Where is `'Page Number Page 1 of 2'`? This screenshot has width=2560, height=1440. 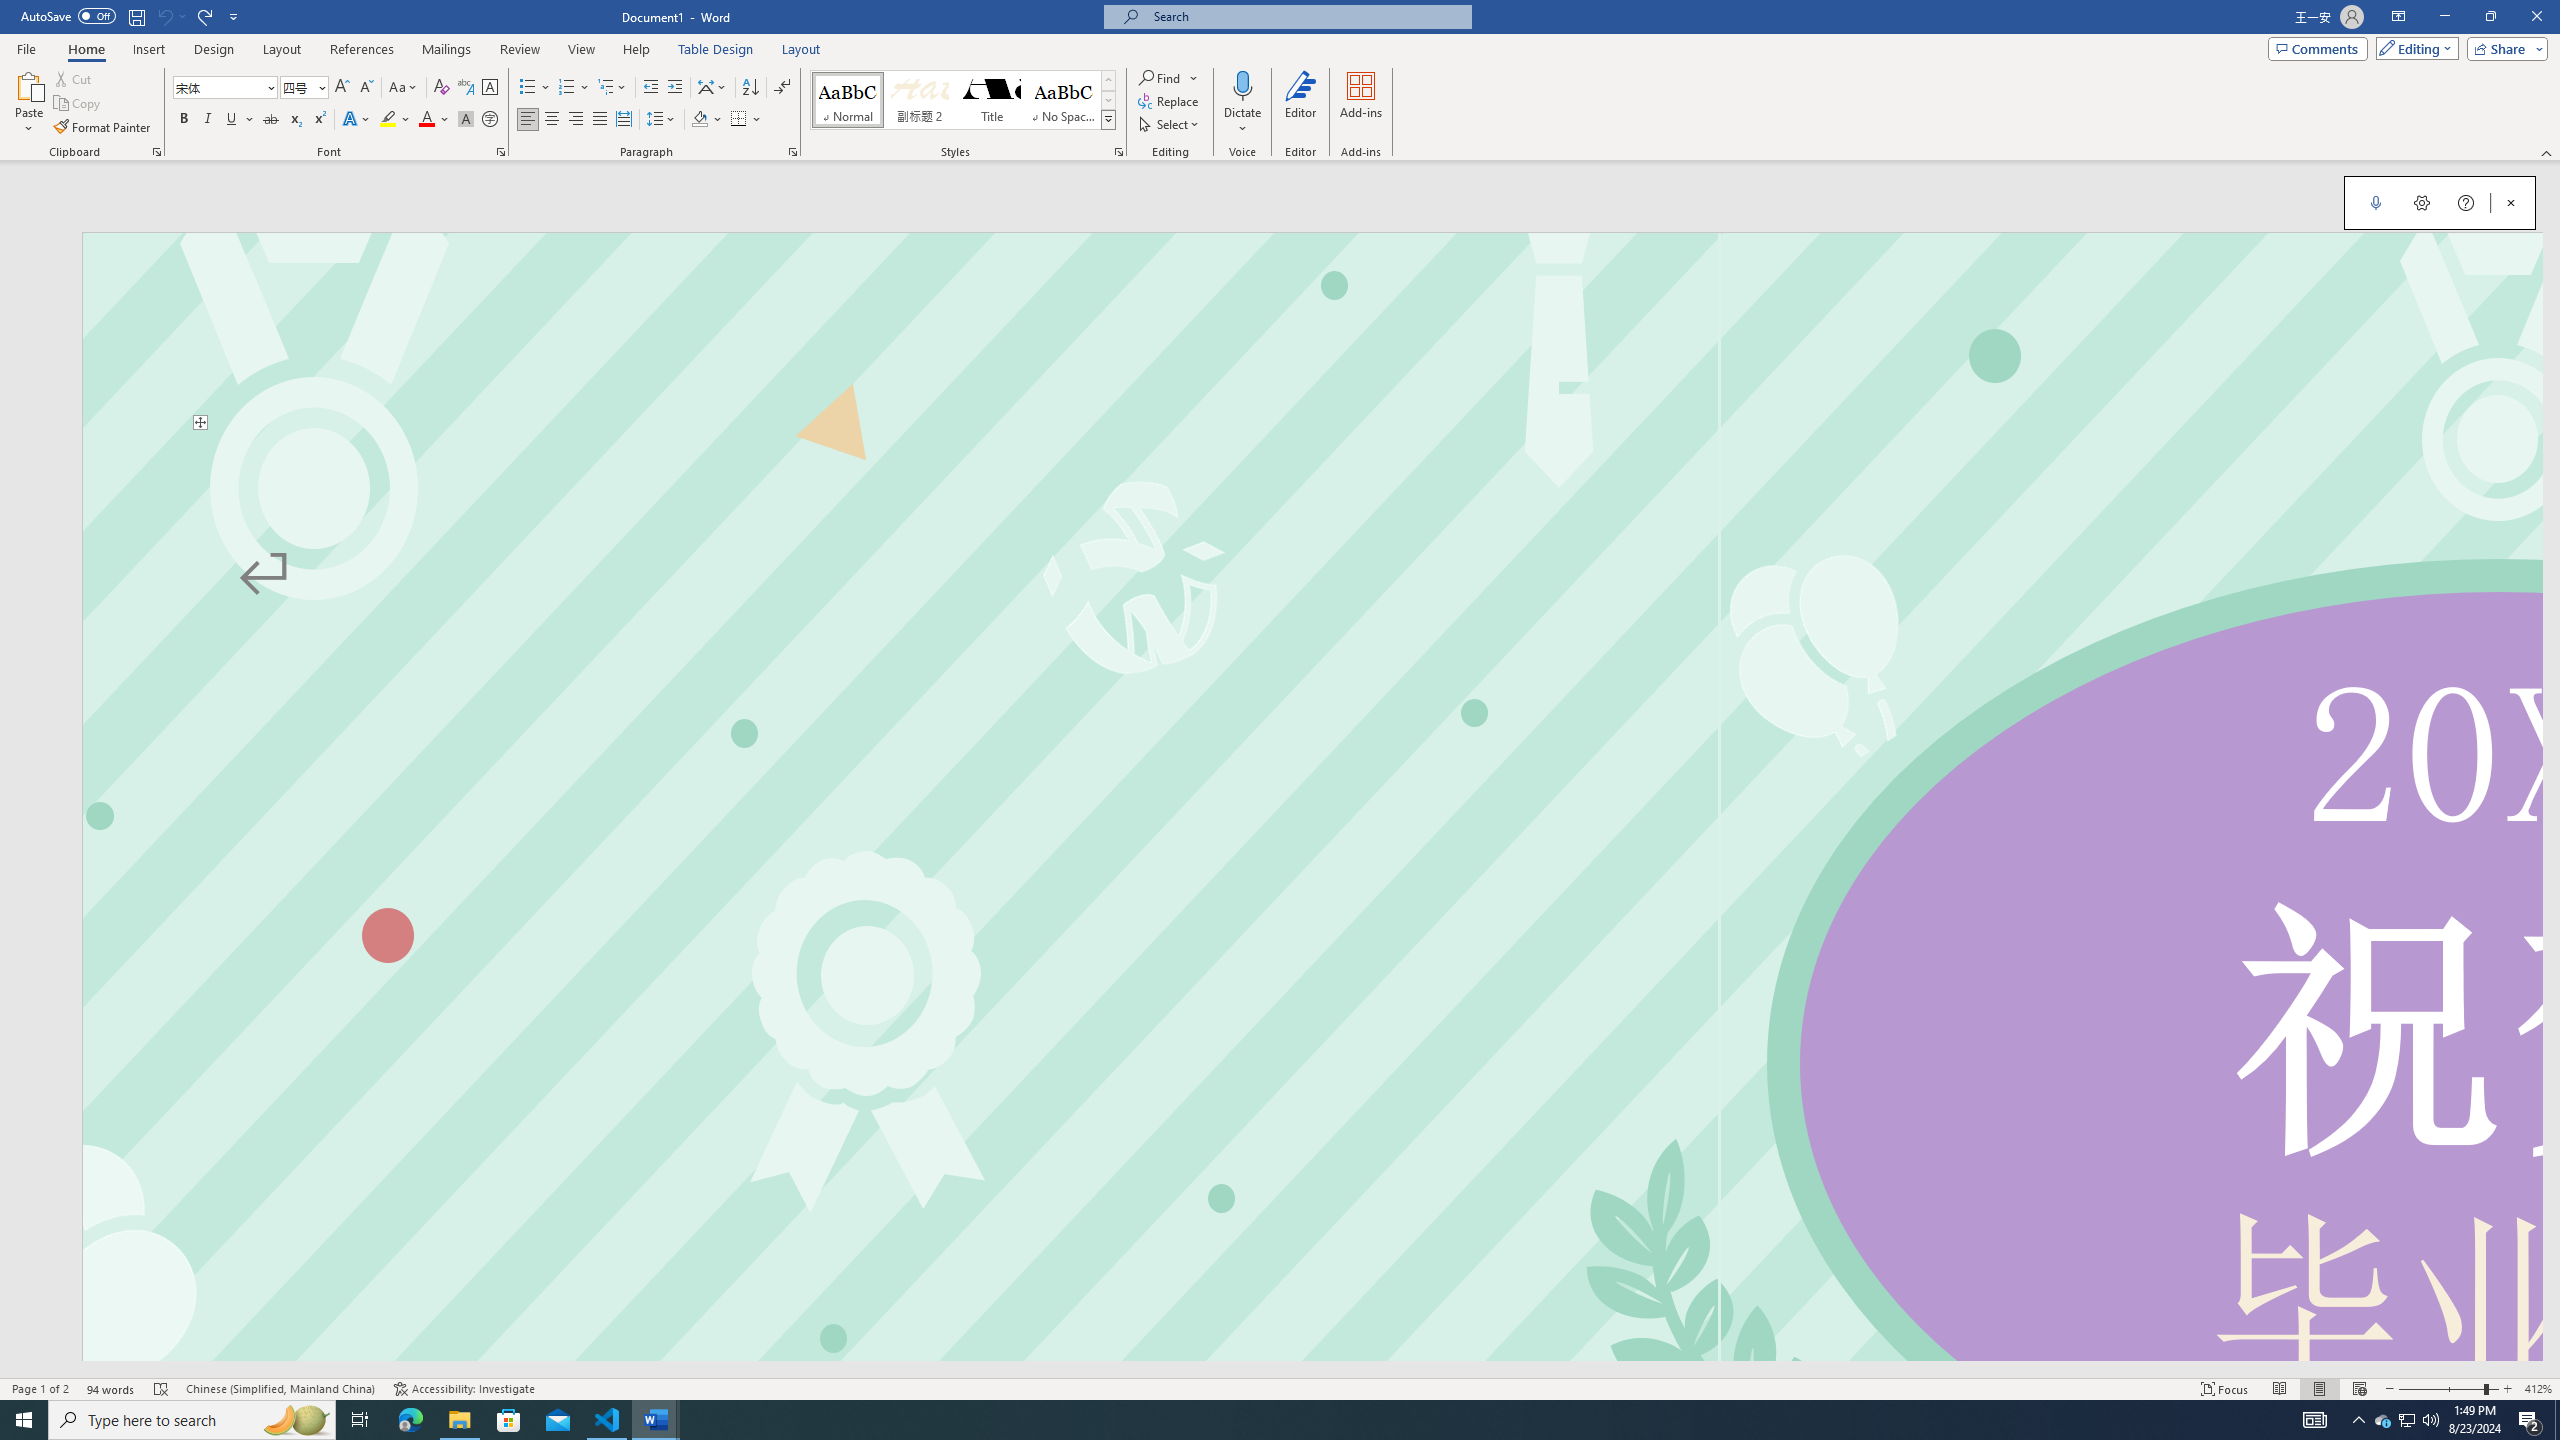 'Page Number Page 1 of 2' is located at coordinates (40, 1389).